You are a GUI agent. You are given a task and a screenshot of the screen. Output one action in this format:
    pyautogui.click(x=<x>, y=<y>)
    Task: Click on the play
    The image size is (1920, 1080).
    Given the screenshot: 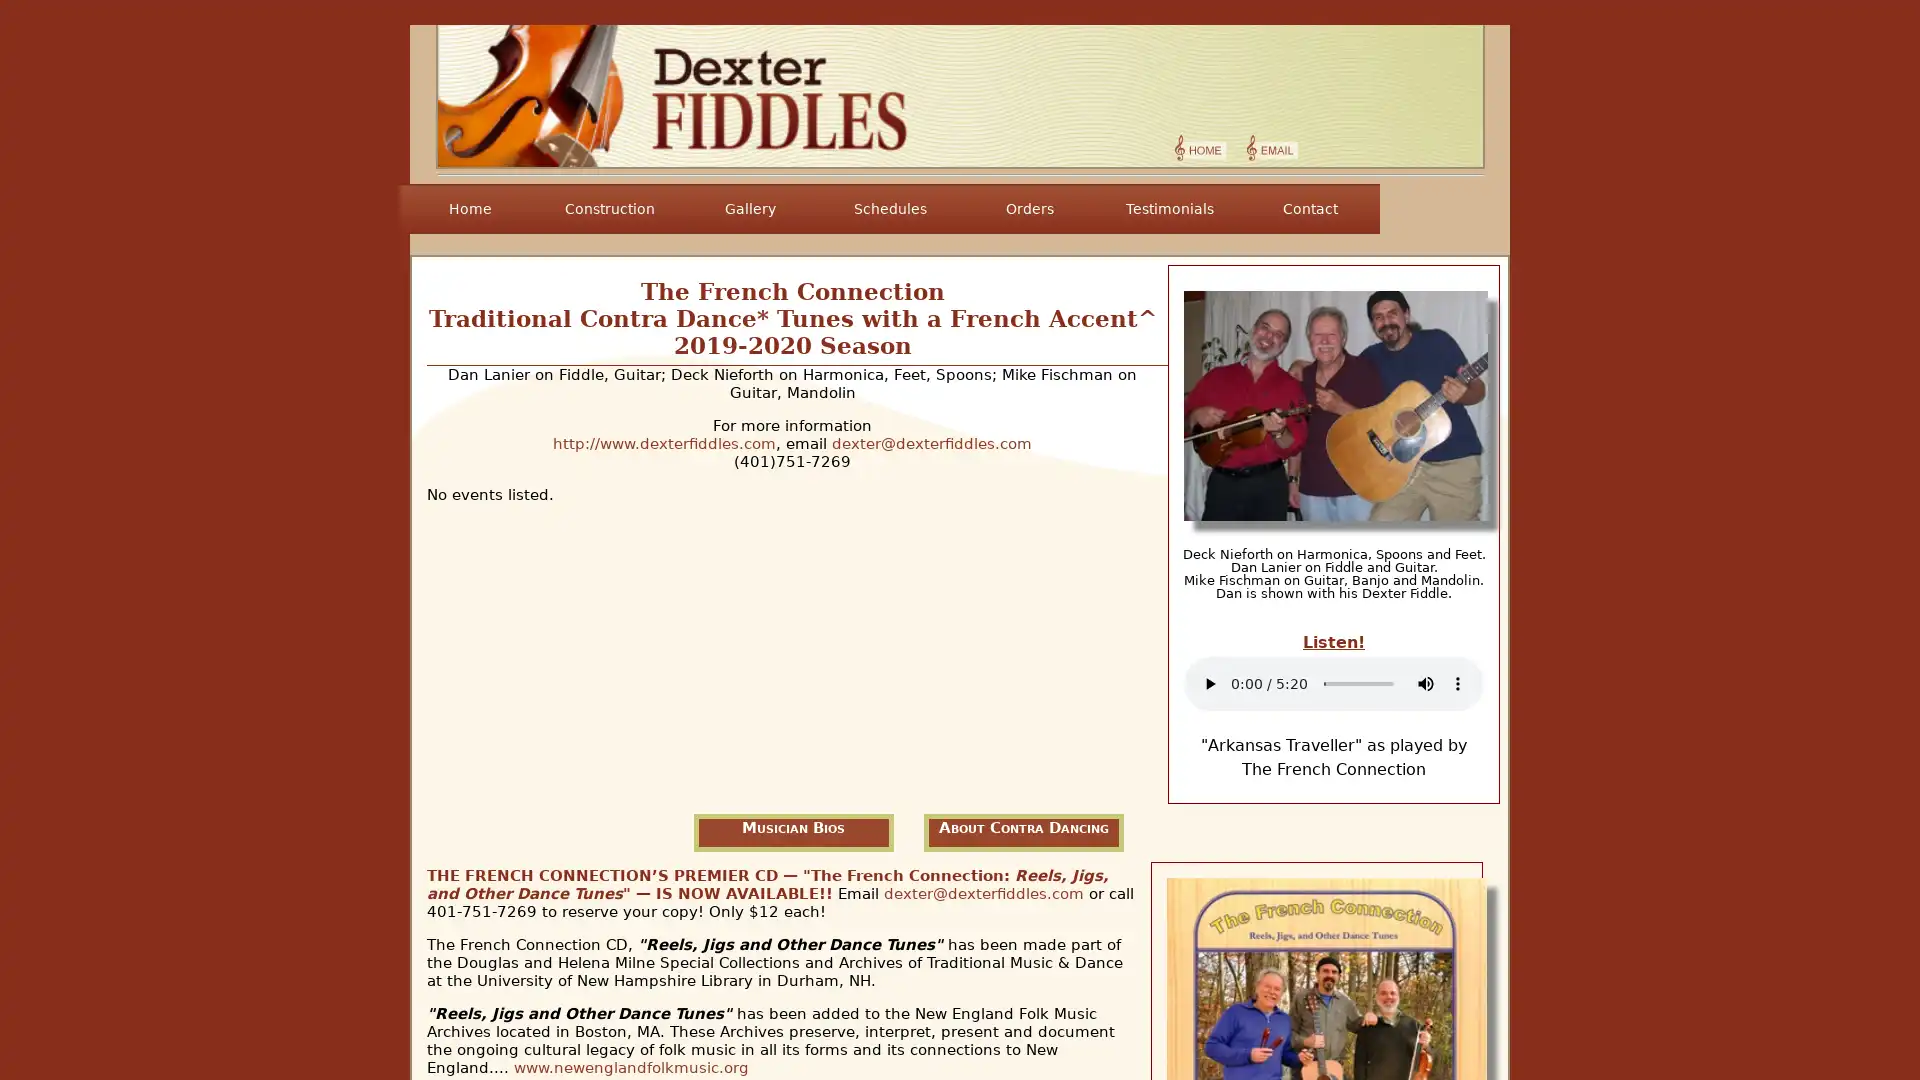 What is the action you would take?
    pyautogui.click(x=1208, y=681)
    